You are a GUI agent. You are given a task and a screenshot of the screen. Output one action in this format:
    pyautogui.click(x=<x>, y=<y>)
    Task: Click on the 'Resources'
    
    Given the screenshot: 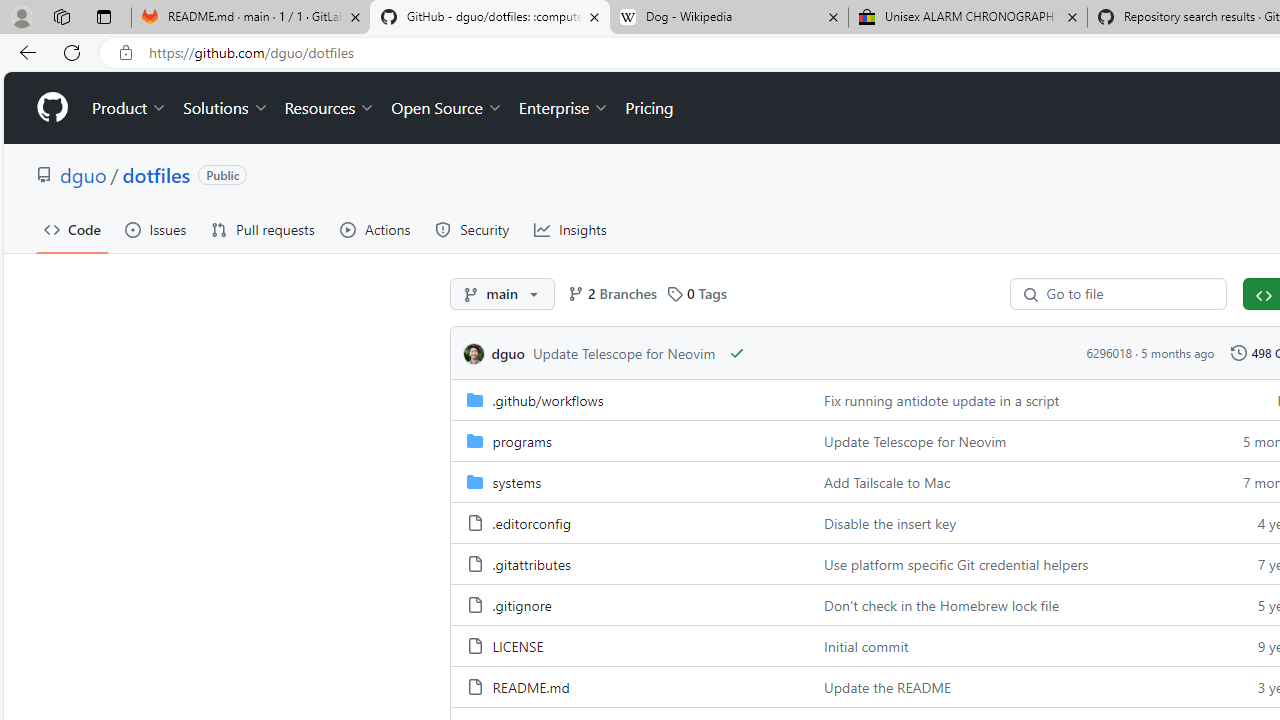 What is the action you would take?
    pyautogui.click(x=330, y=108)
    